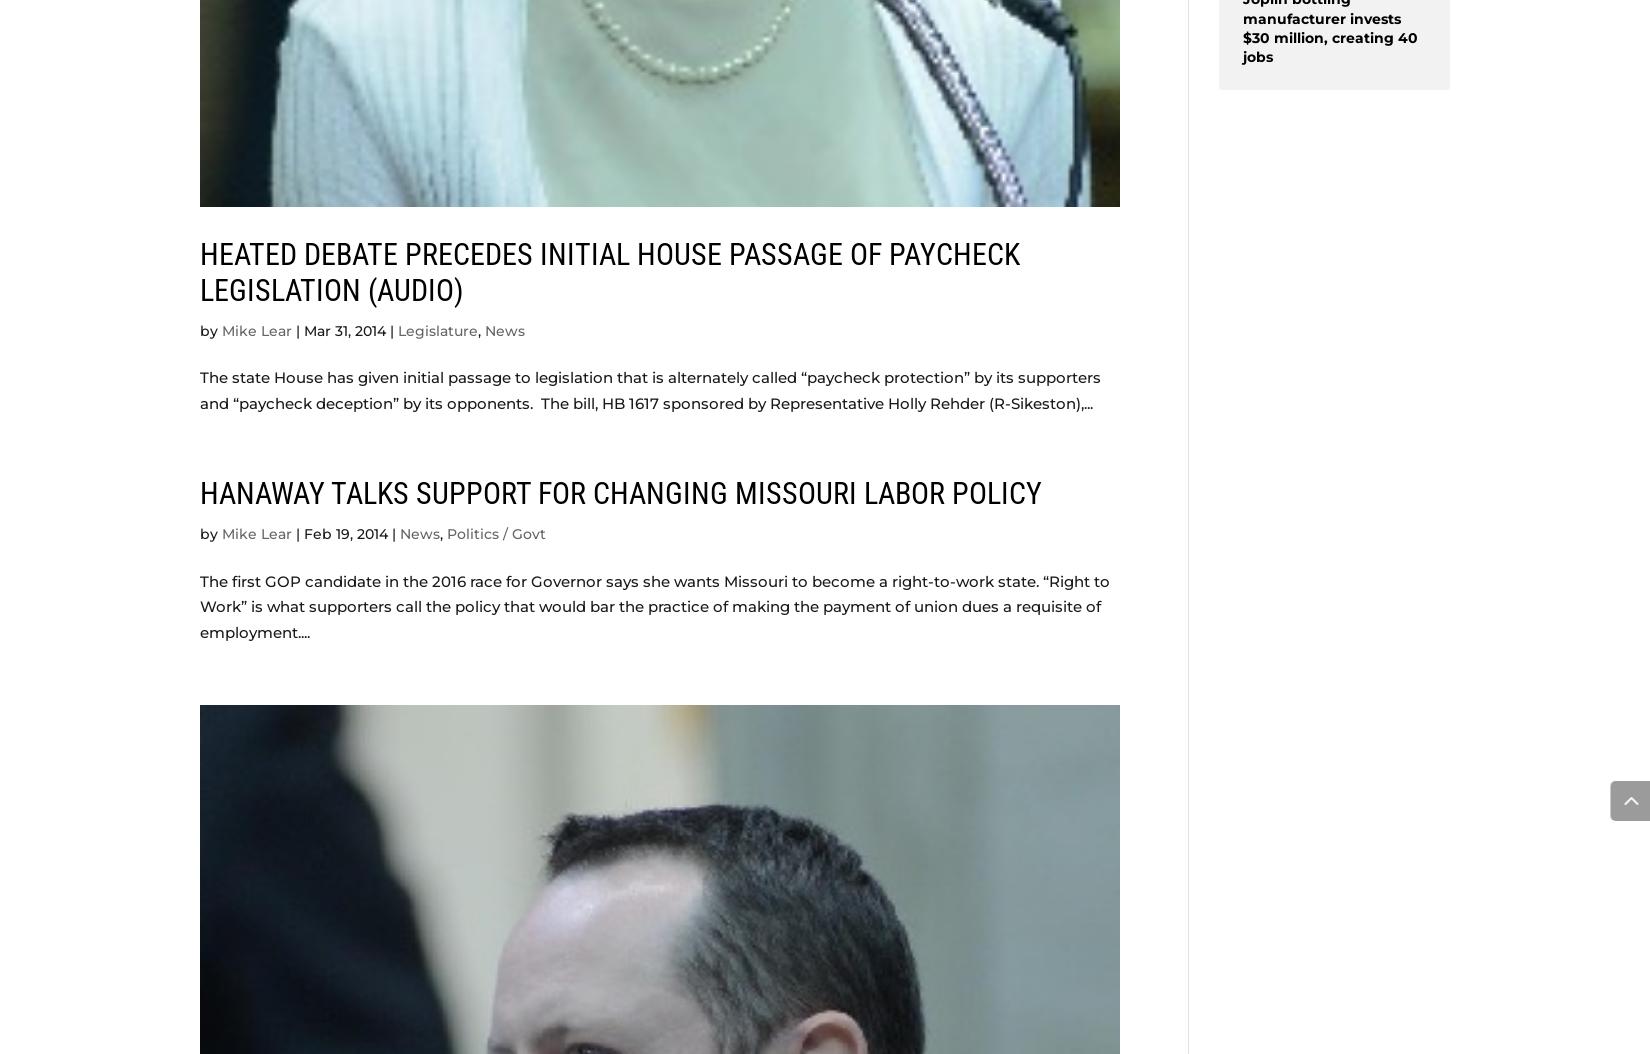 The height and width of the screenshot is (1054, 1650). Describe the element at coordinates (609, 270) in the screenshot. I see `'Heated debate precedes initial House passage of paycheck legislation (AUDIO)'` at that location.